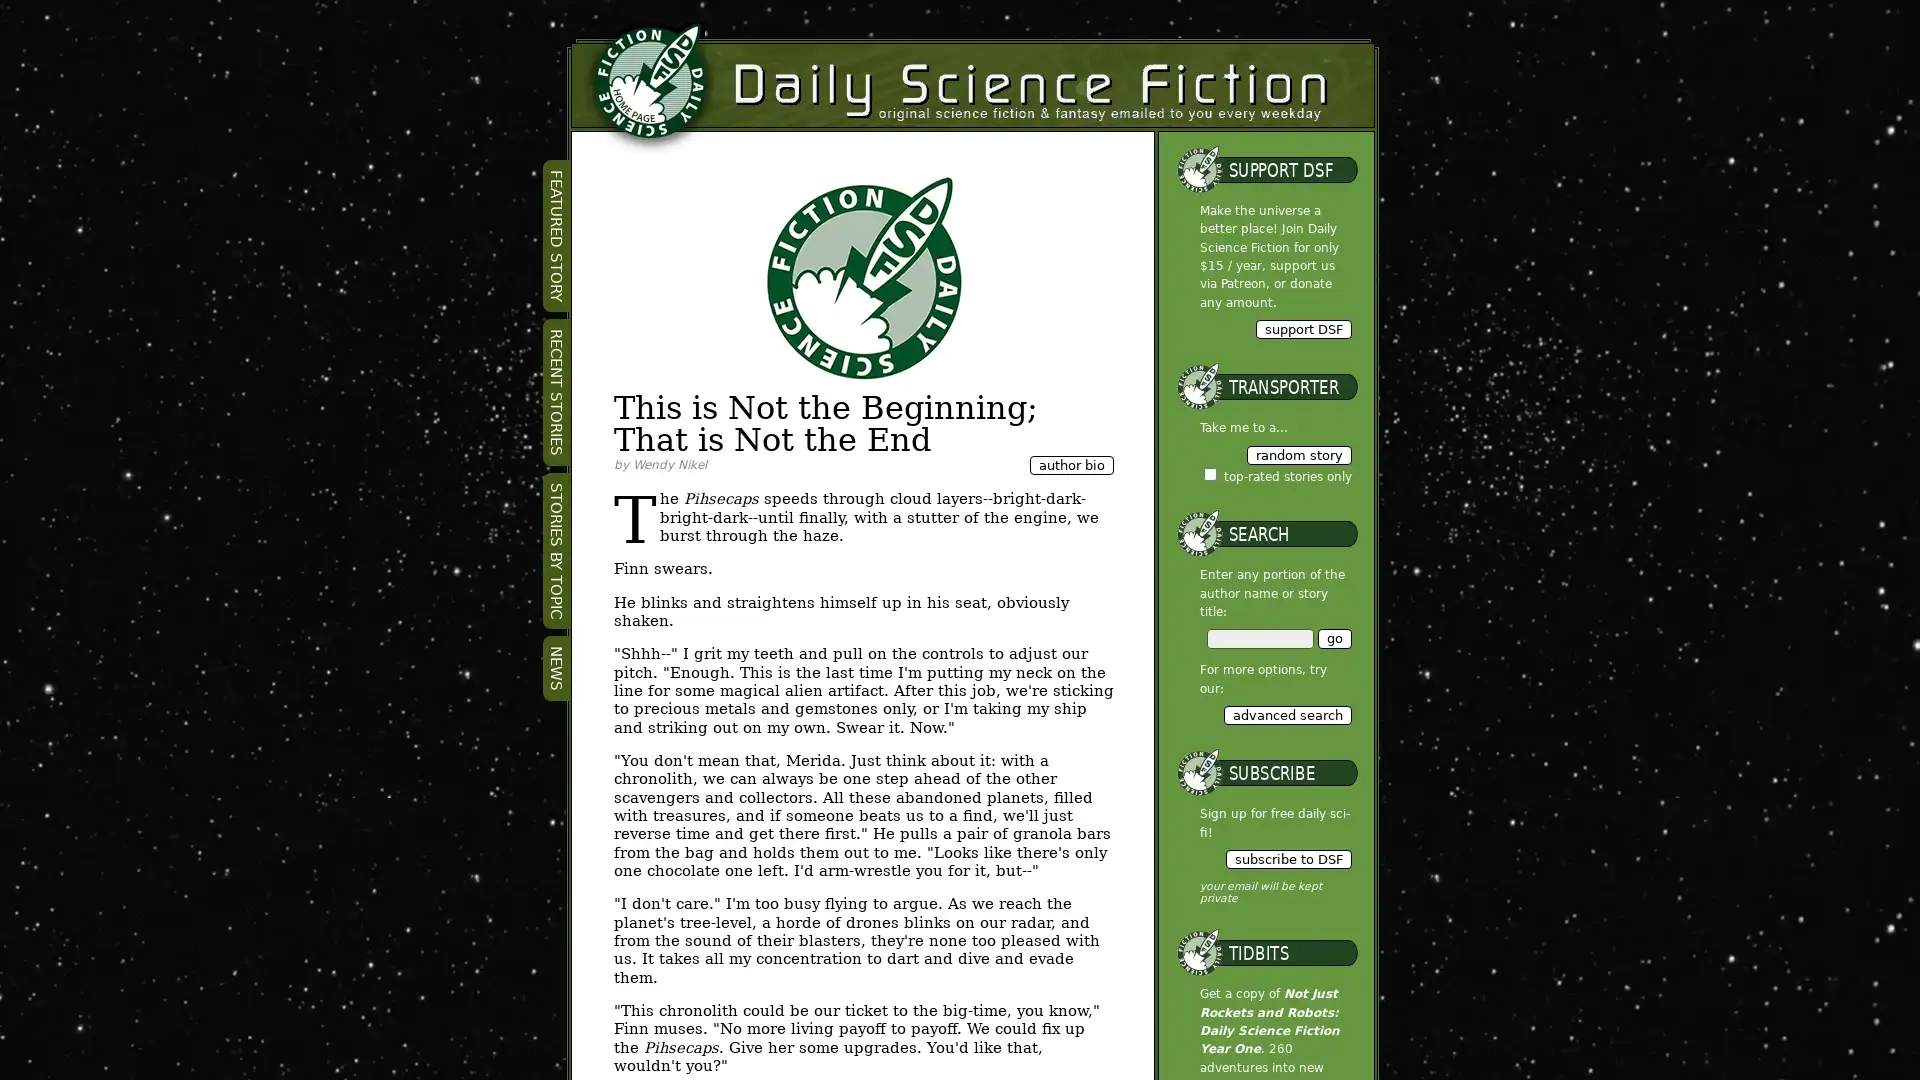 The width and height of the screenshot is (1920, 1080). What do you see at coordinates (1286, 713) in the screenshot?
I see `advanced search` at bounding box center [1286, 713].